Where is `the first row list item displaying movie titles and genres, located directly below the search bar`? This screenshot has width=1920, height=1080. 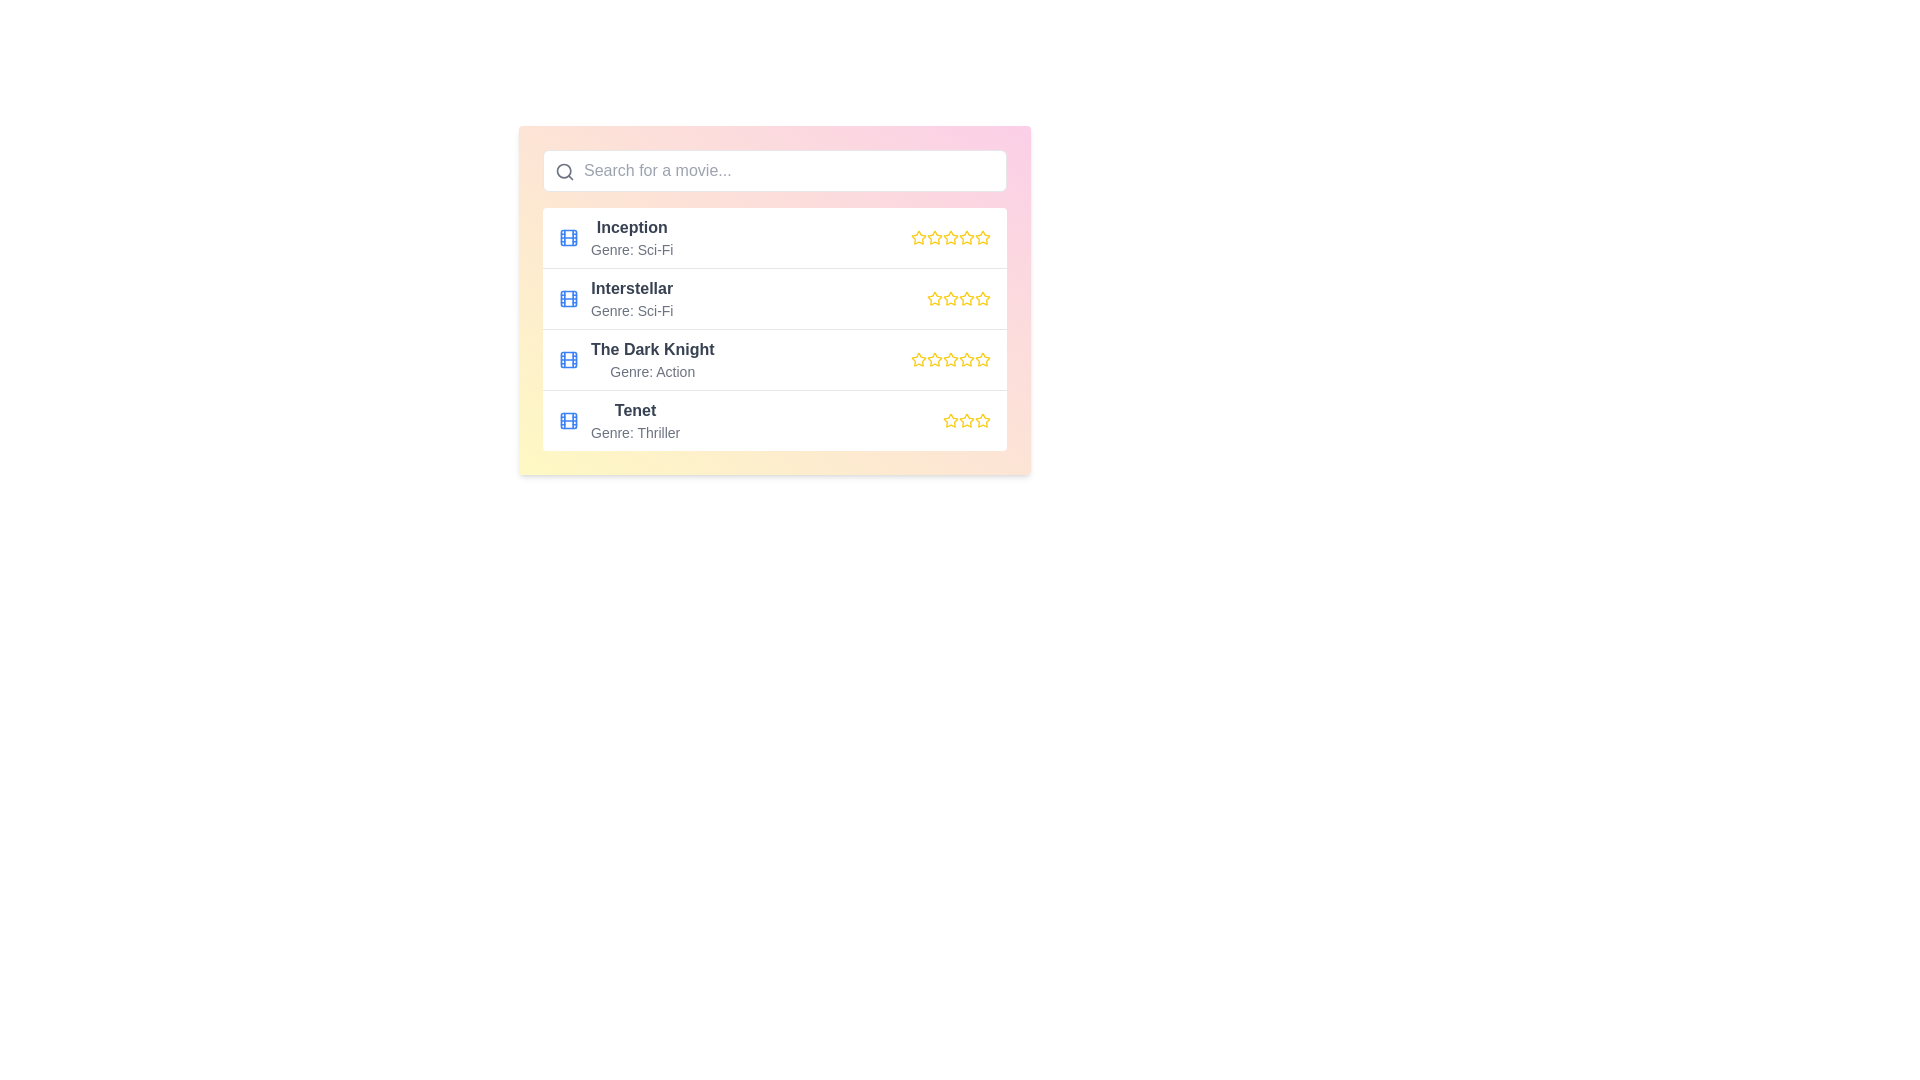 the first row list item displaying movie titles and genres, located directly below the search bar is located at coordinates (773, 237).